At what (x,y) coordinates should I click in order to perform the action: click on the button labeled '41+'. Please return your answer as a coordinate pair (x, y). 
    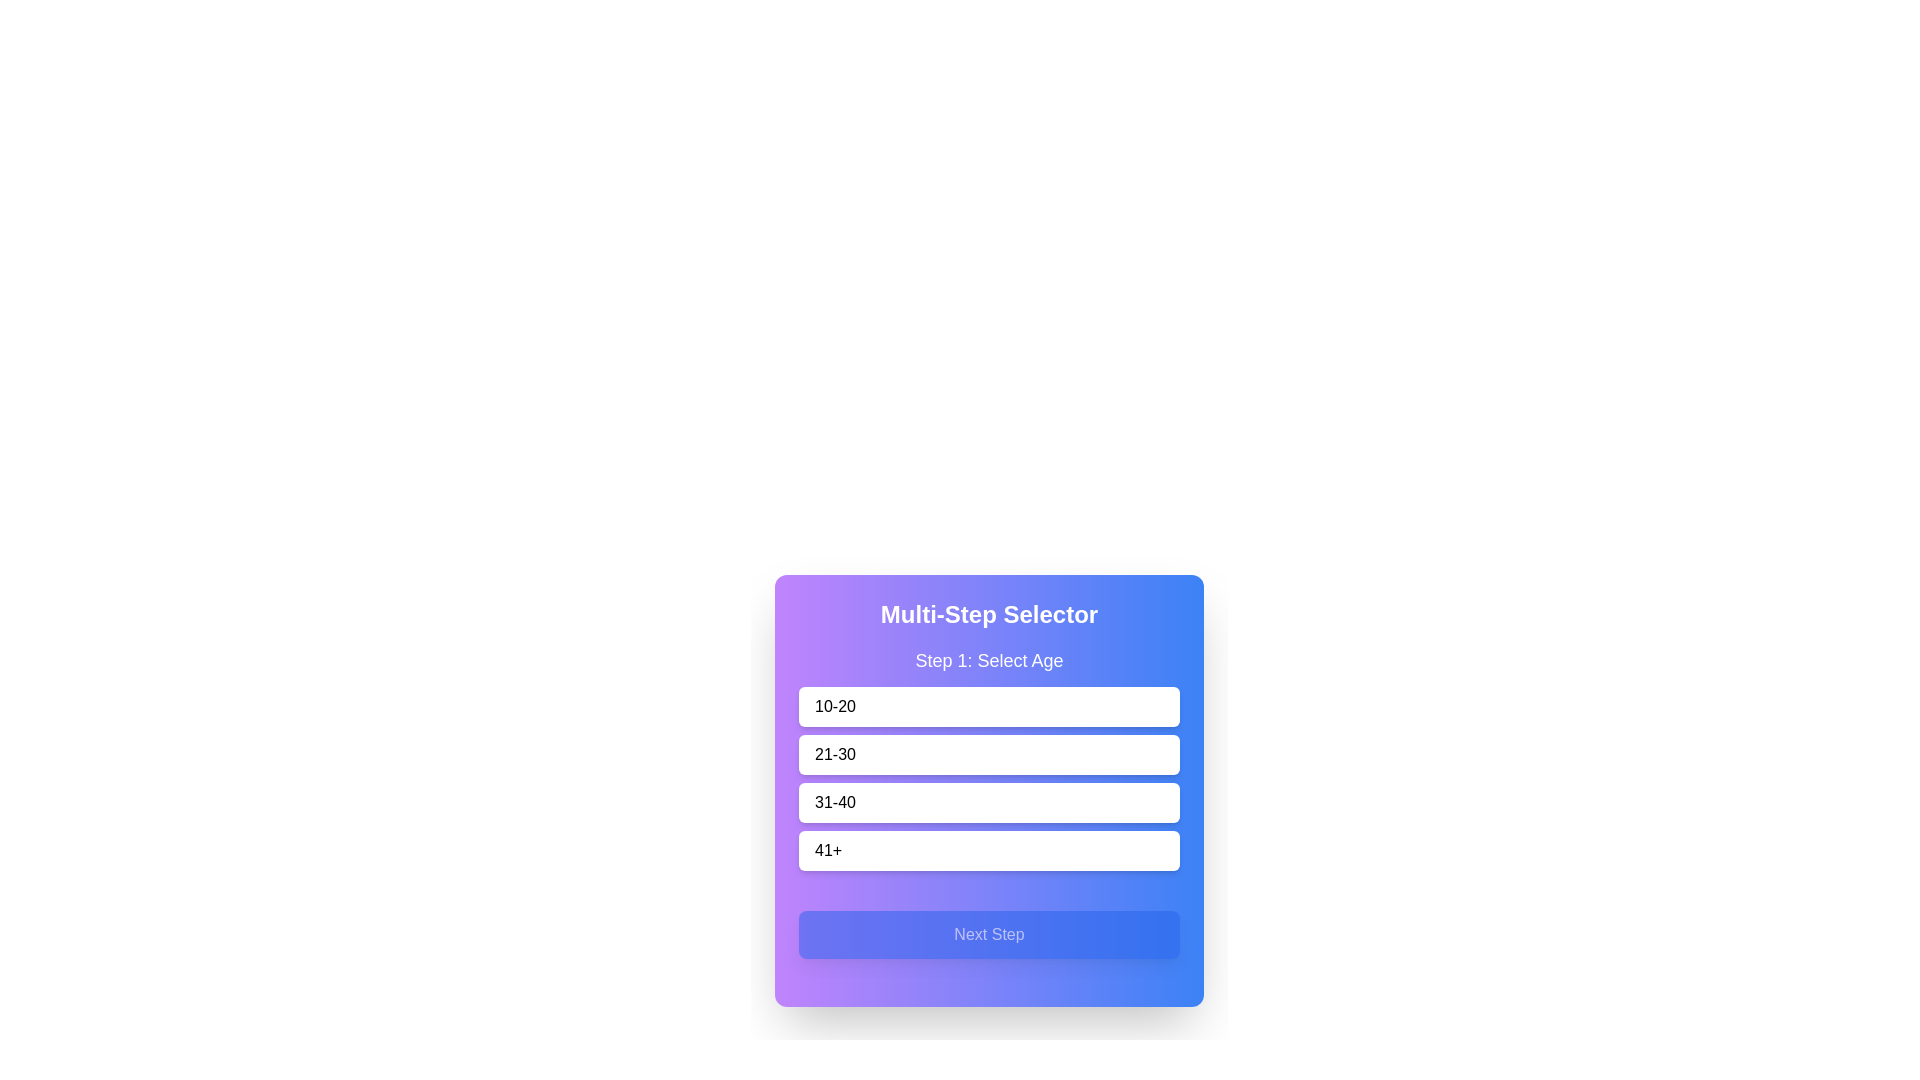
    Looking at the image, I should click on (989, 851).